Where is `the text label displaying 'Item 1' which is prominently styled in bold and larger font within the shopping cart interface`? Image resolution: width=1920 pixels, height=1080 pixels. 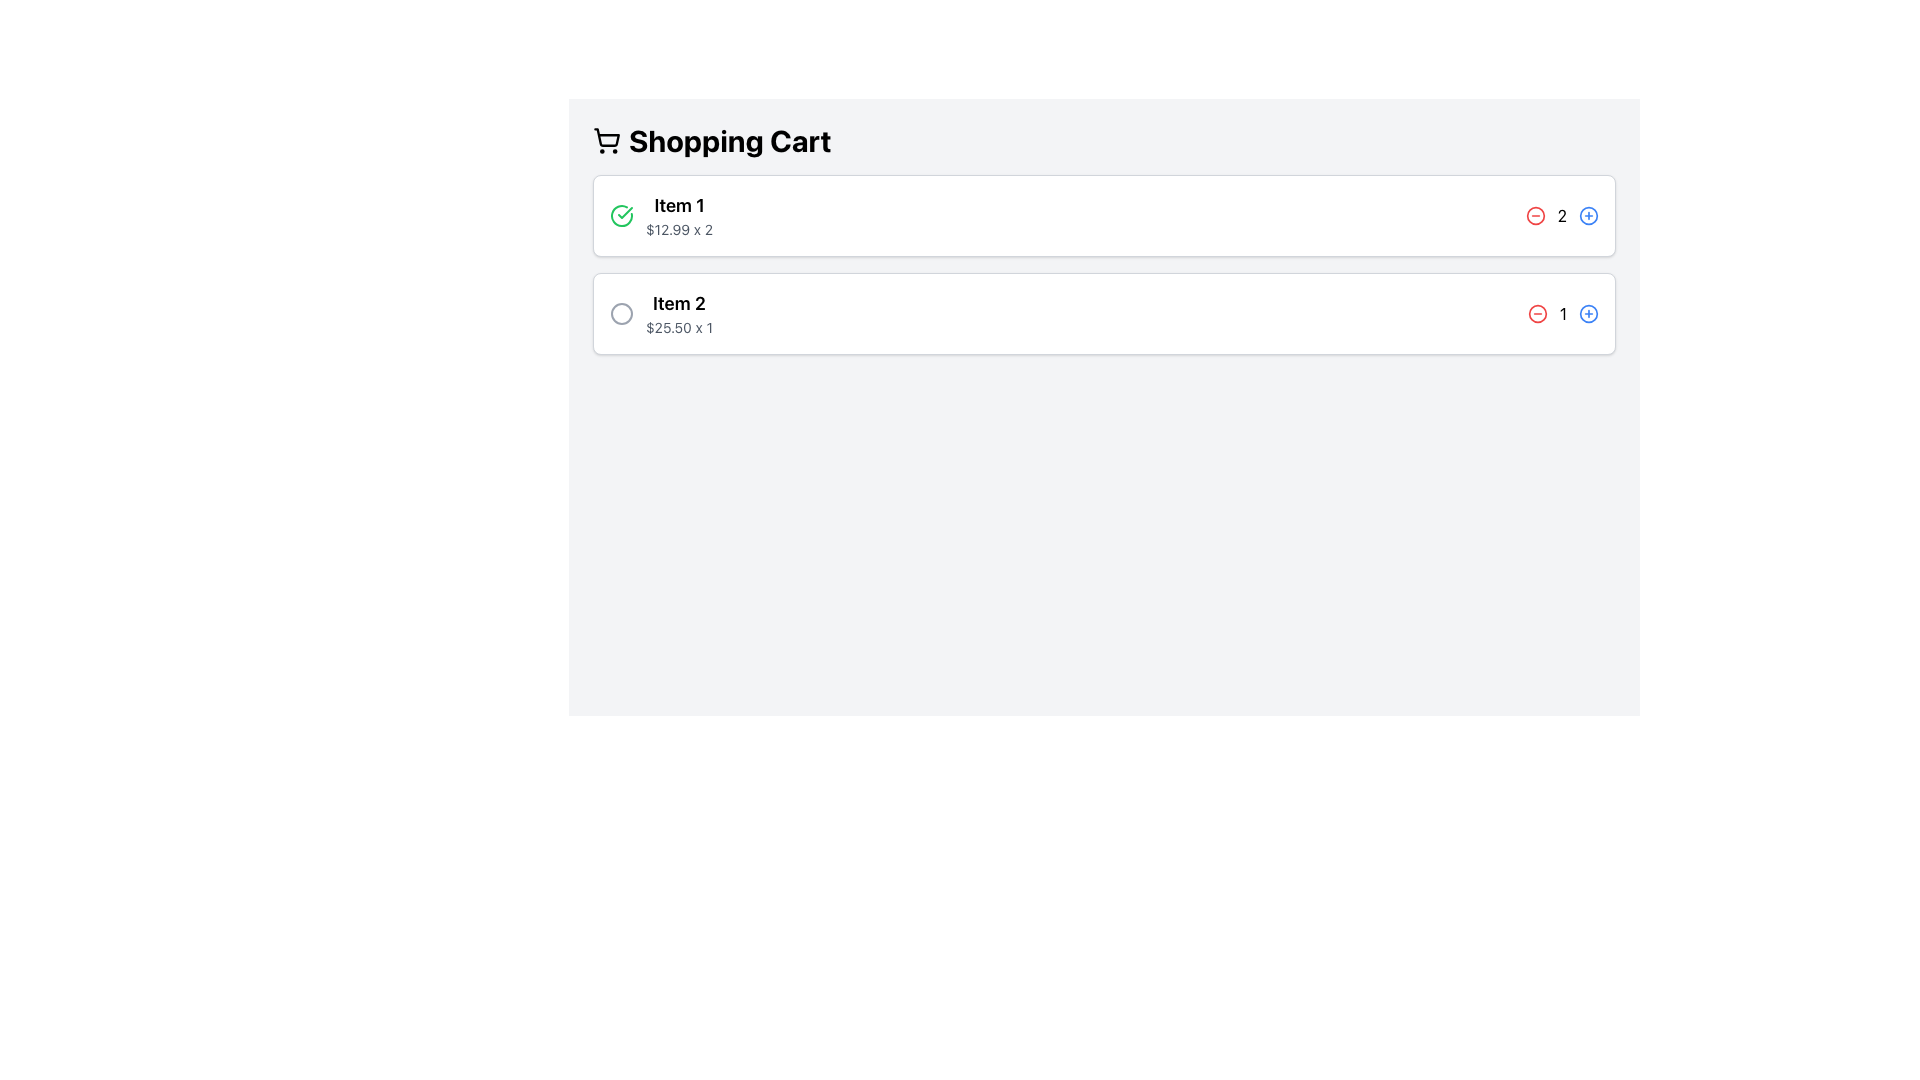 the text label displaying 'Item 1' which is prominently styled in bold and larger font within the shopping cart interface is located at coordinates (679, 205).